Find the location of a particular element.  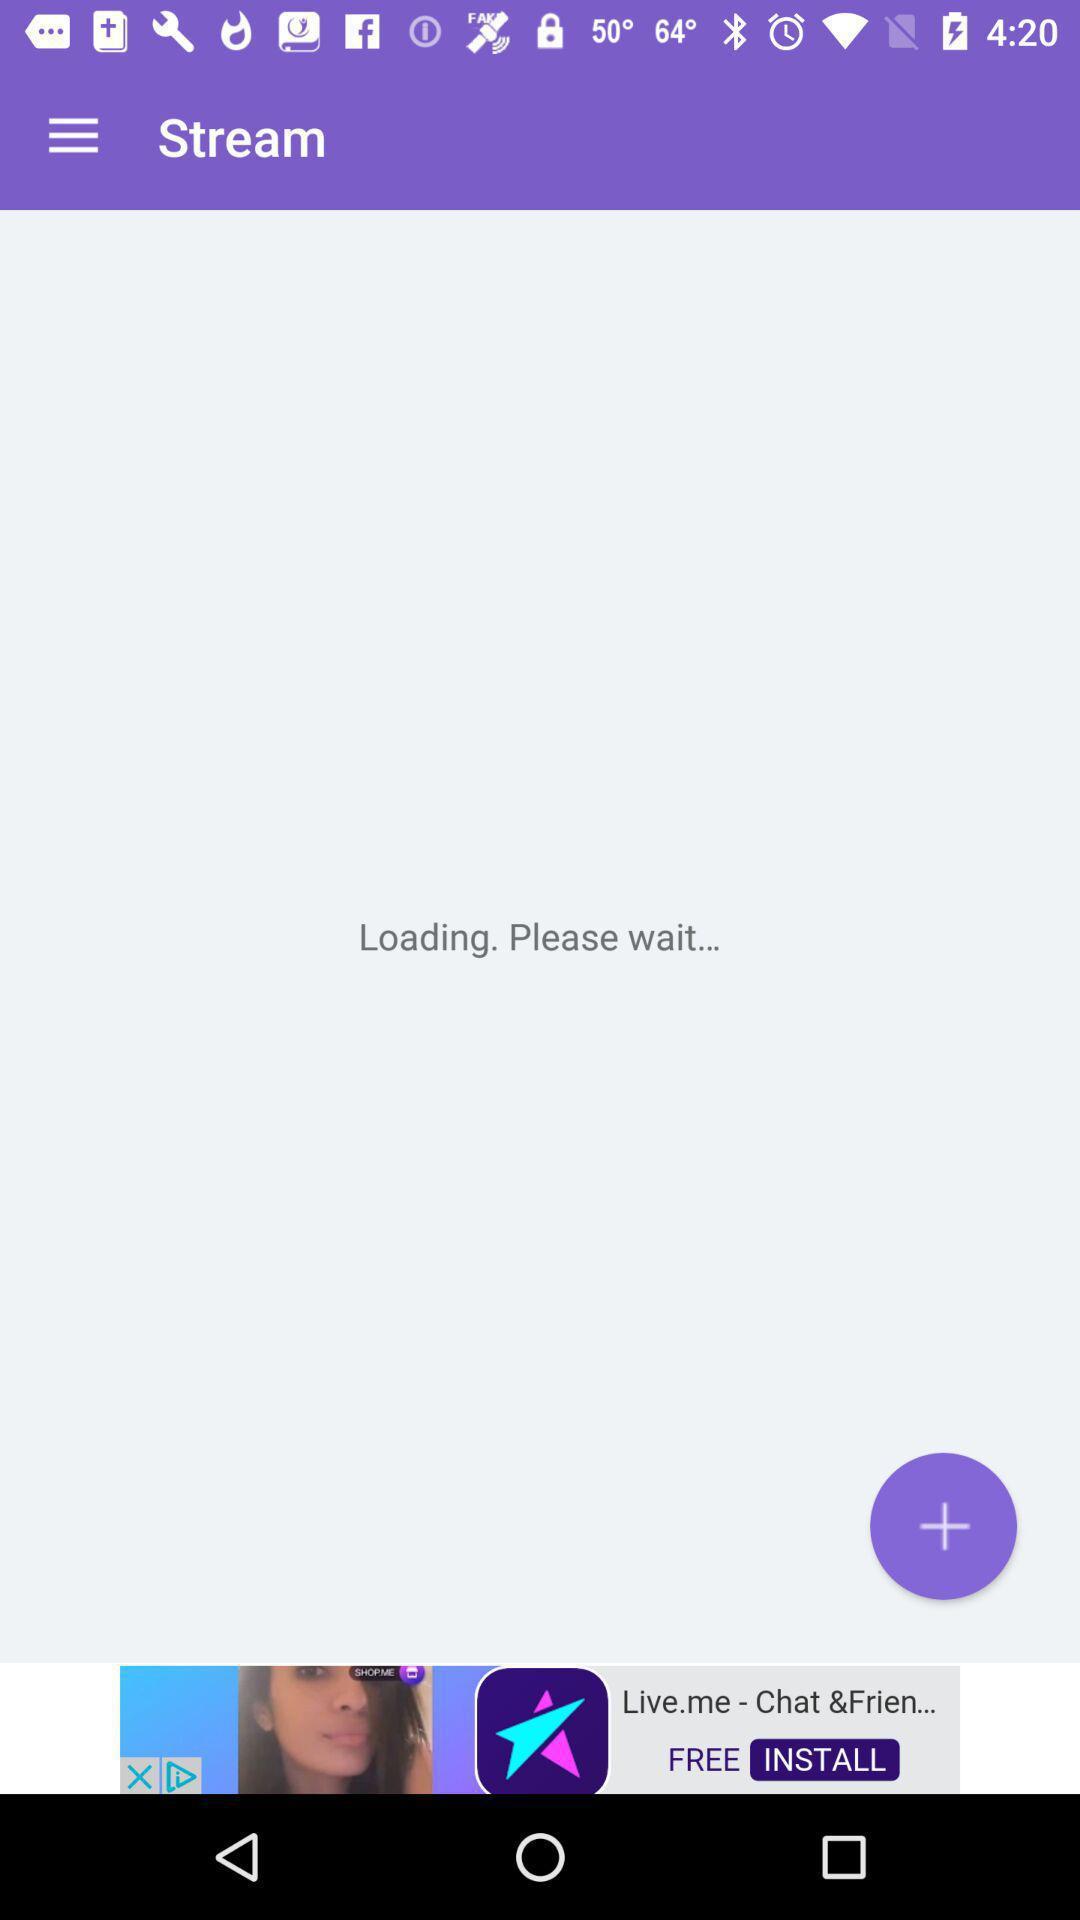

the add icon is located at coordinates (943, 1525).